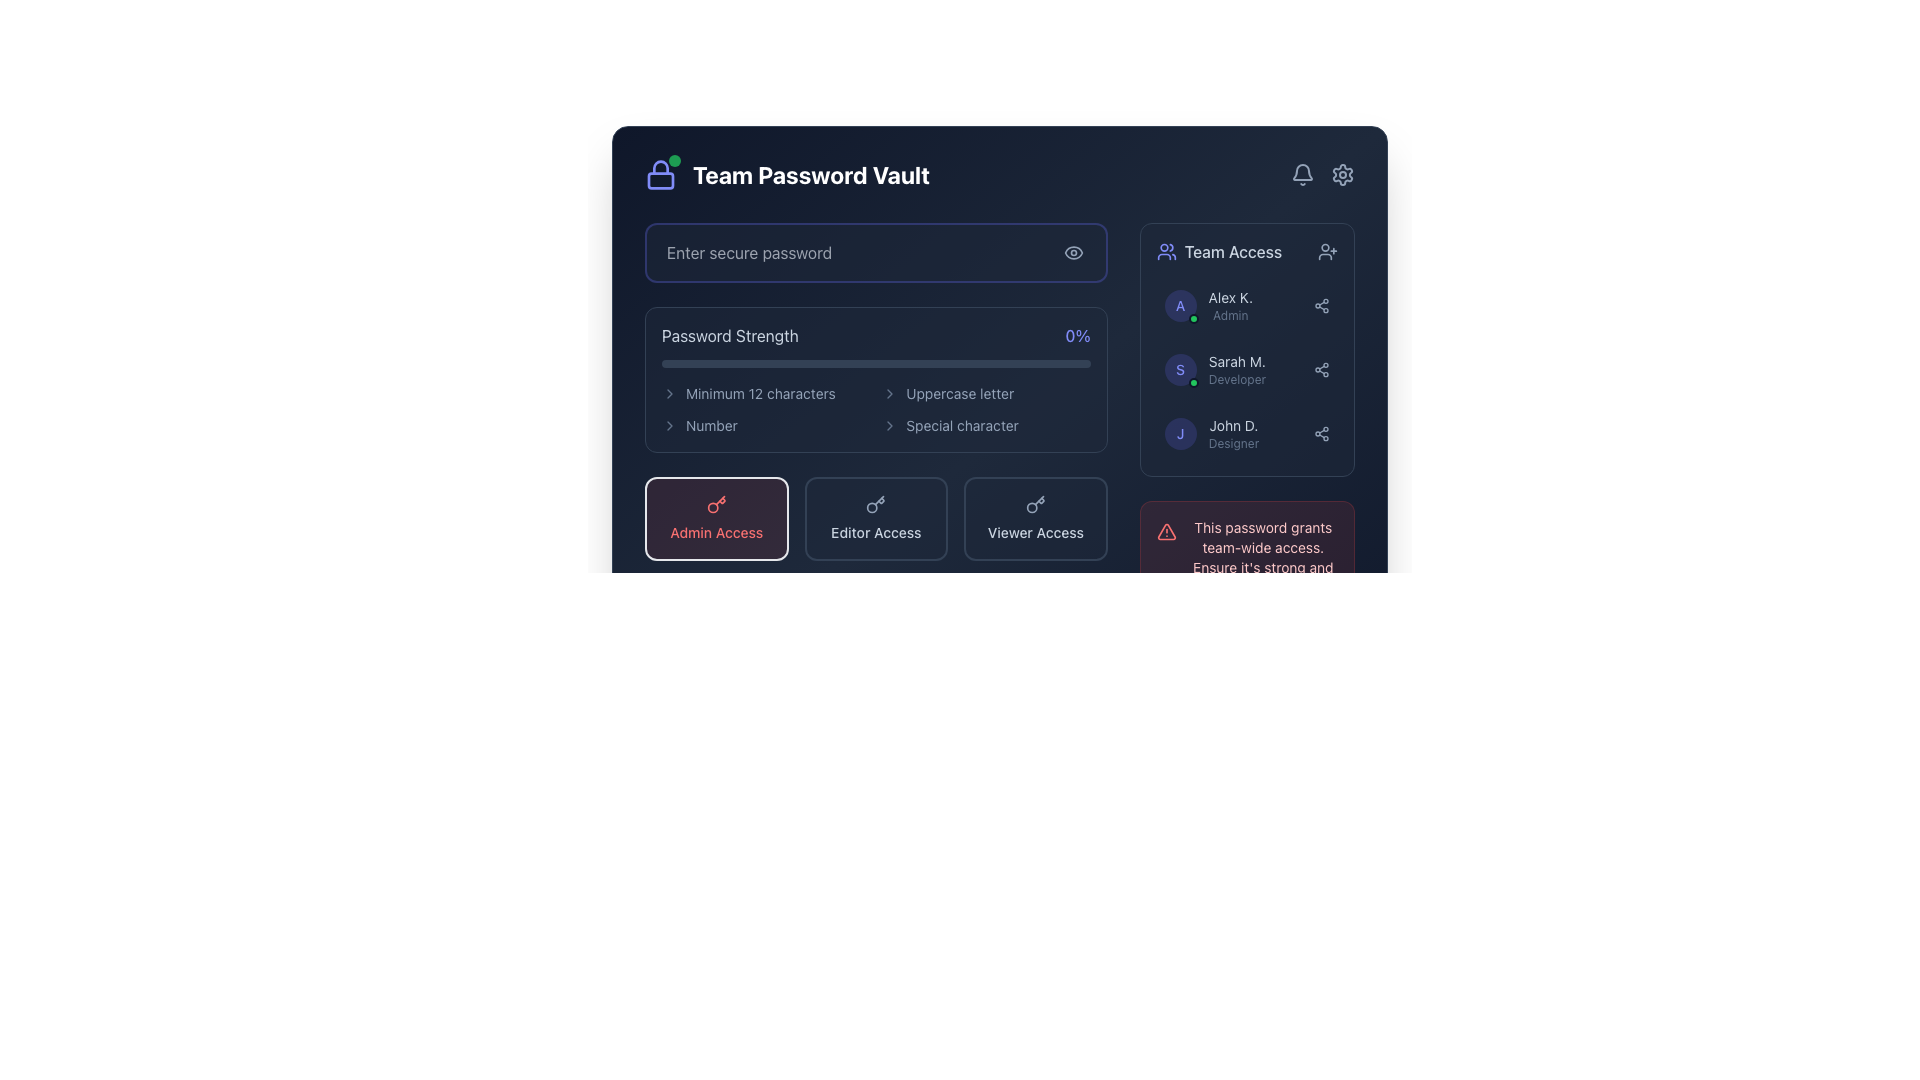 Image resolution: width=1920 pixels, height=1080 pixels. Describe the element at coordinates (1236, 362) in the screenshot. I see `the Text Label that identifies a user's name, located in the 'Team Access' panel, specifically positioned under 'Alex K.' and above 'Developer'` at that location.